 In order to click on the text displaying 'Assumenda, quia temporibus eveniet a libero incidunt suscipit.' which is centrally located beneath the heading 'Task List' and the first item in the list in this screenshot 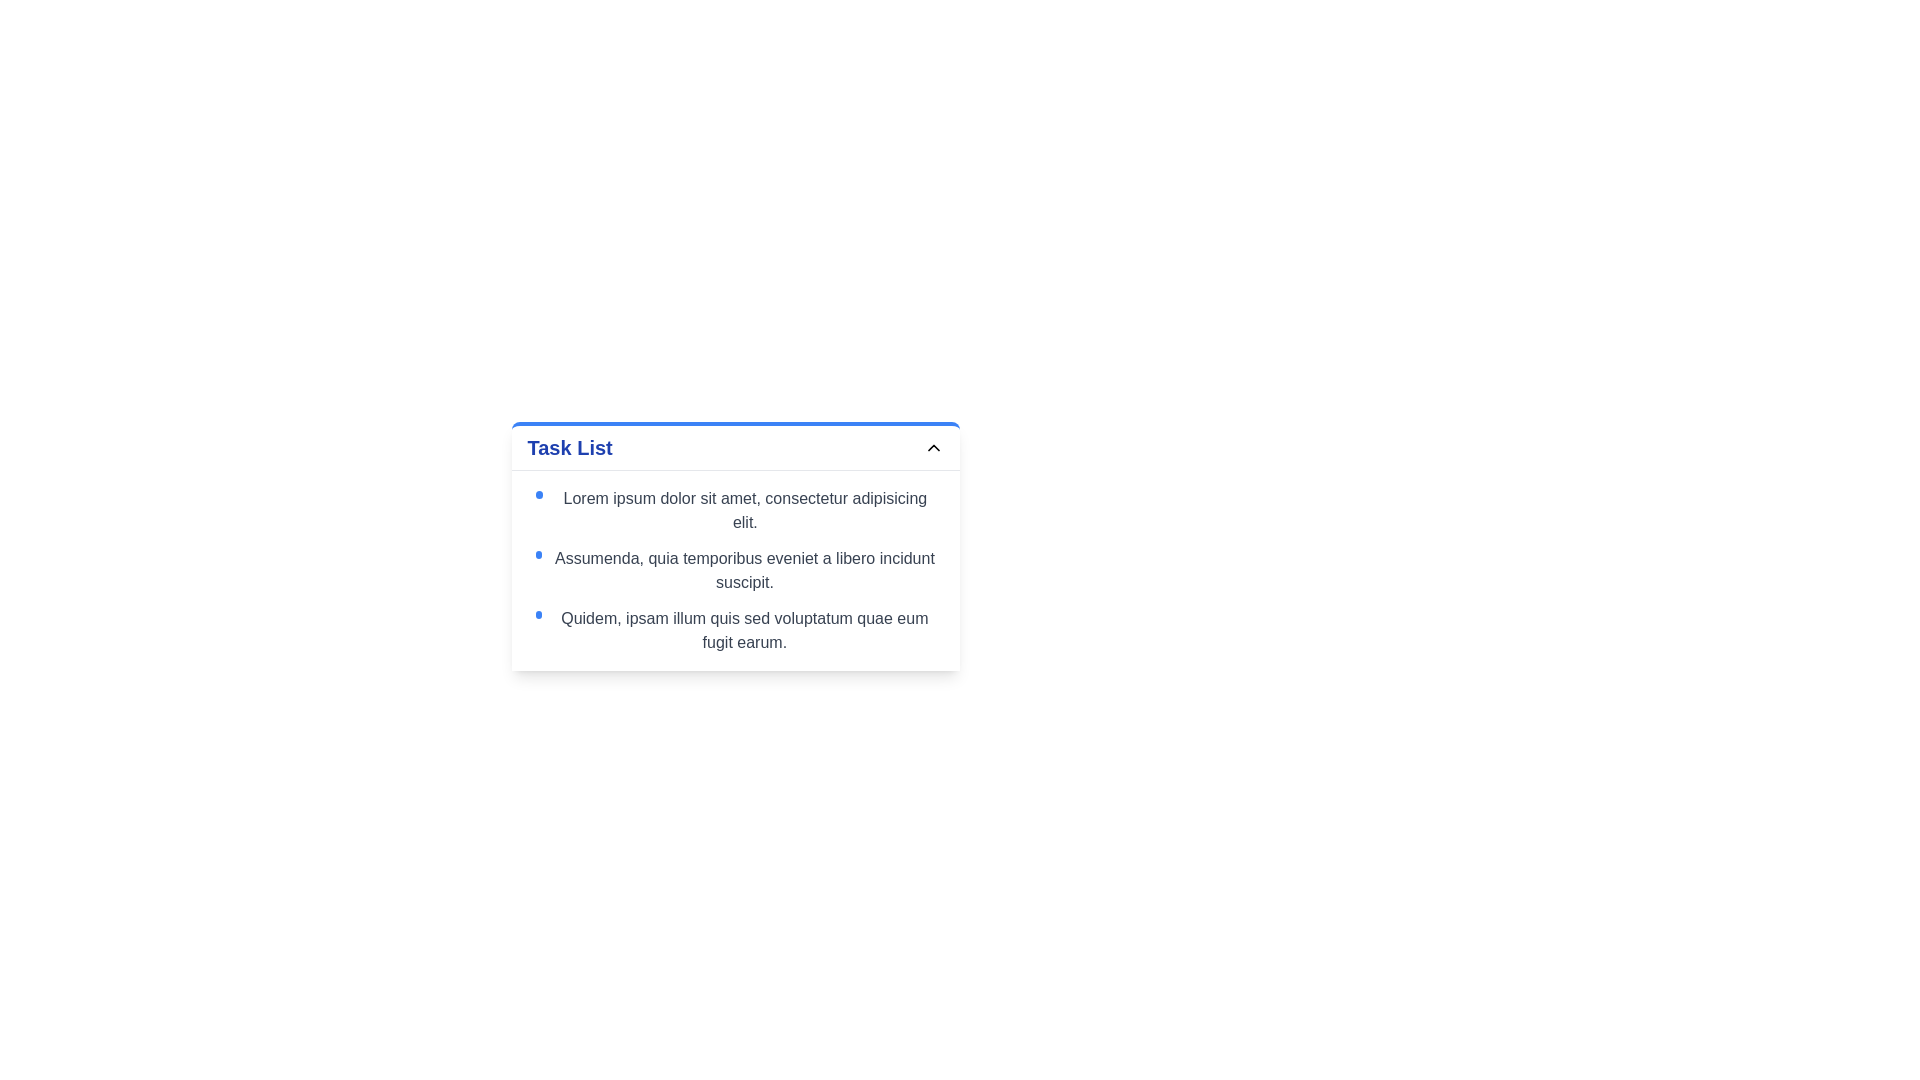, I will do `click(734, 570)`.